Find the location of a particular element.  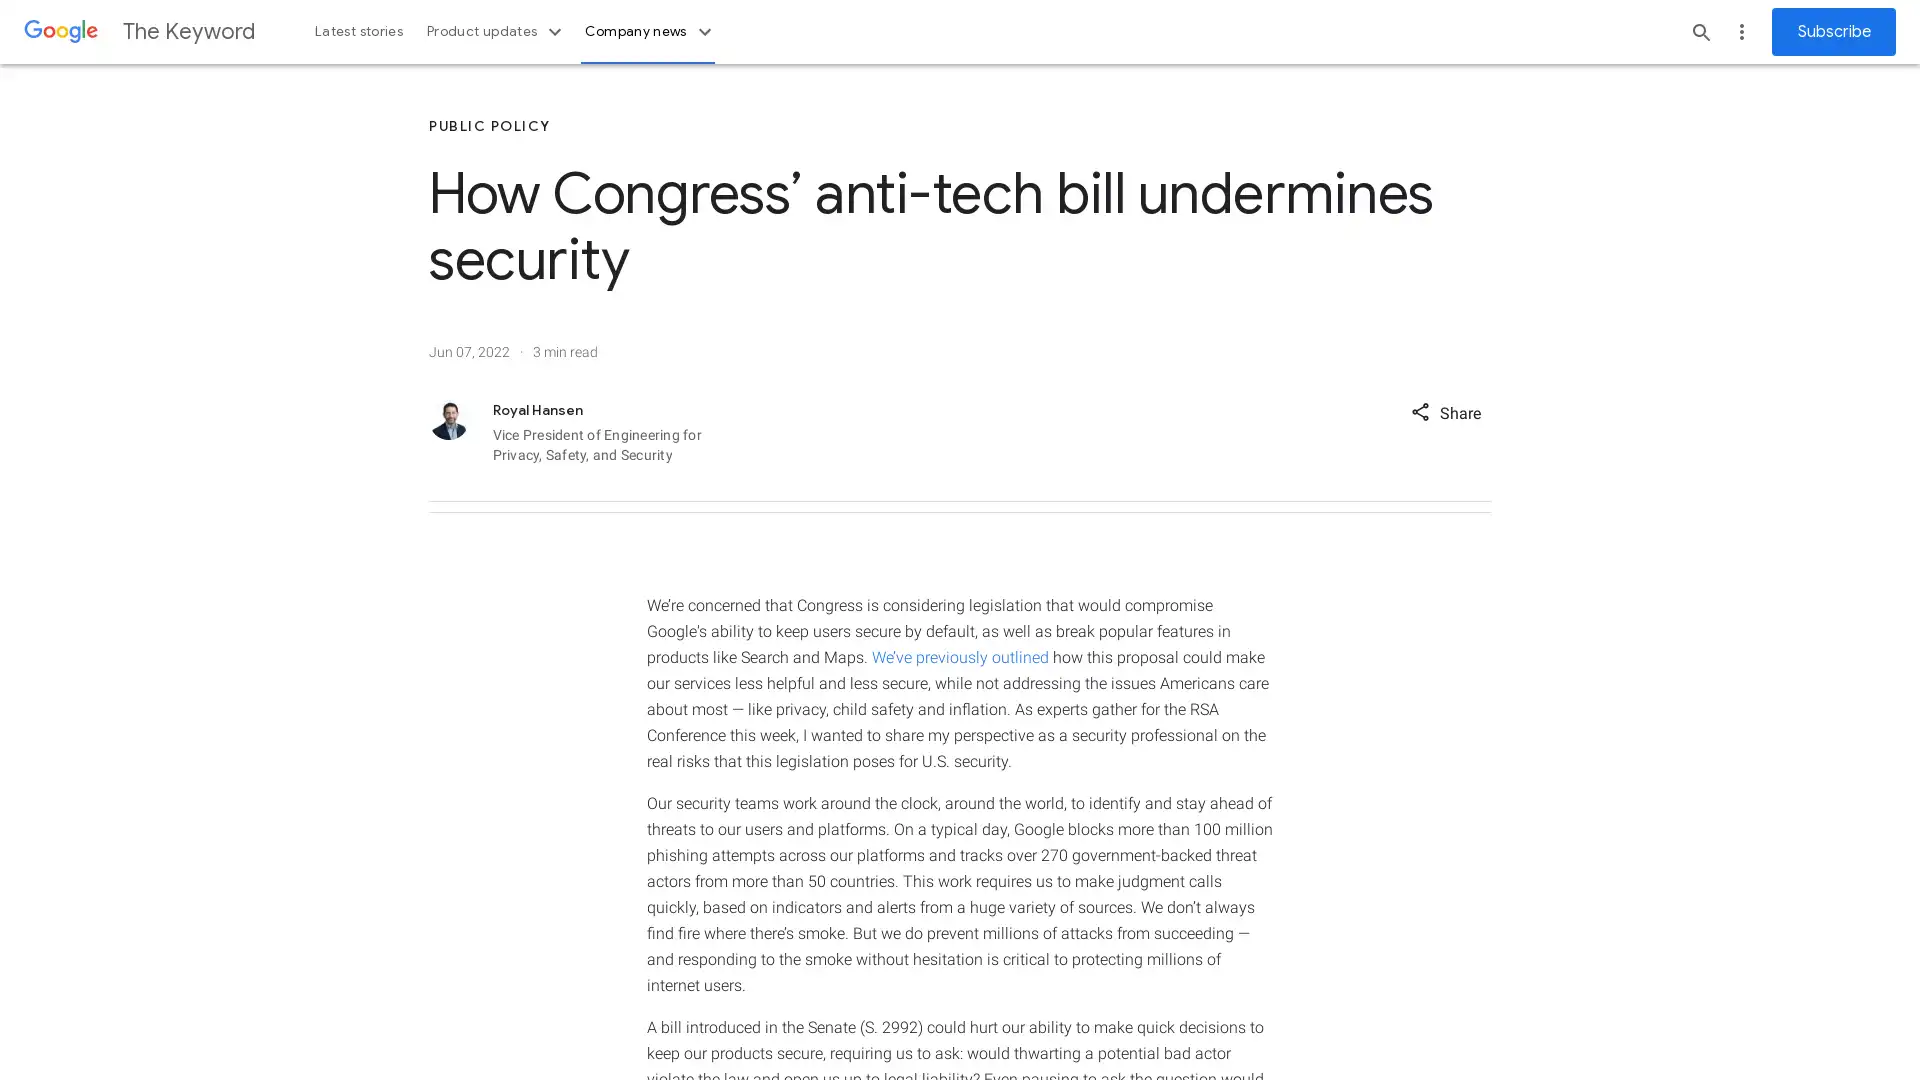

Newsletter subscribe is located at coordinates (1833, 31).